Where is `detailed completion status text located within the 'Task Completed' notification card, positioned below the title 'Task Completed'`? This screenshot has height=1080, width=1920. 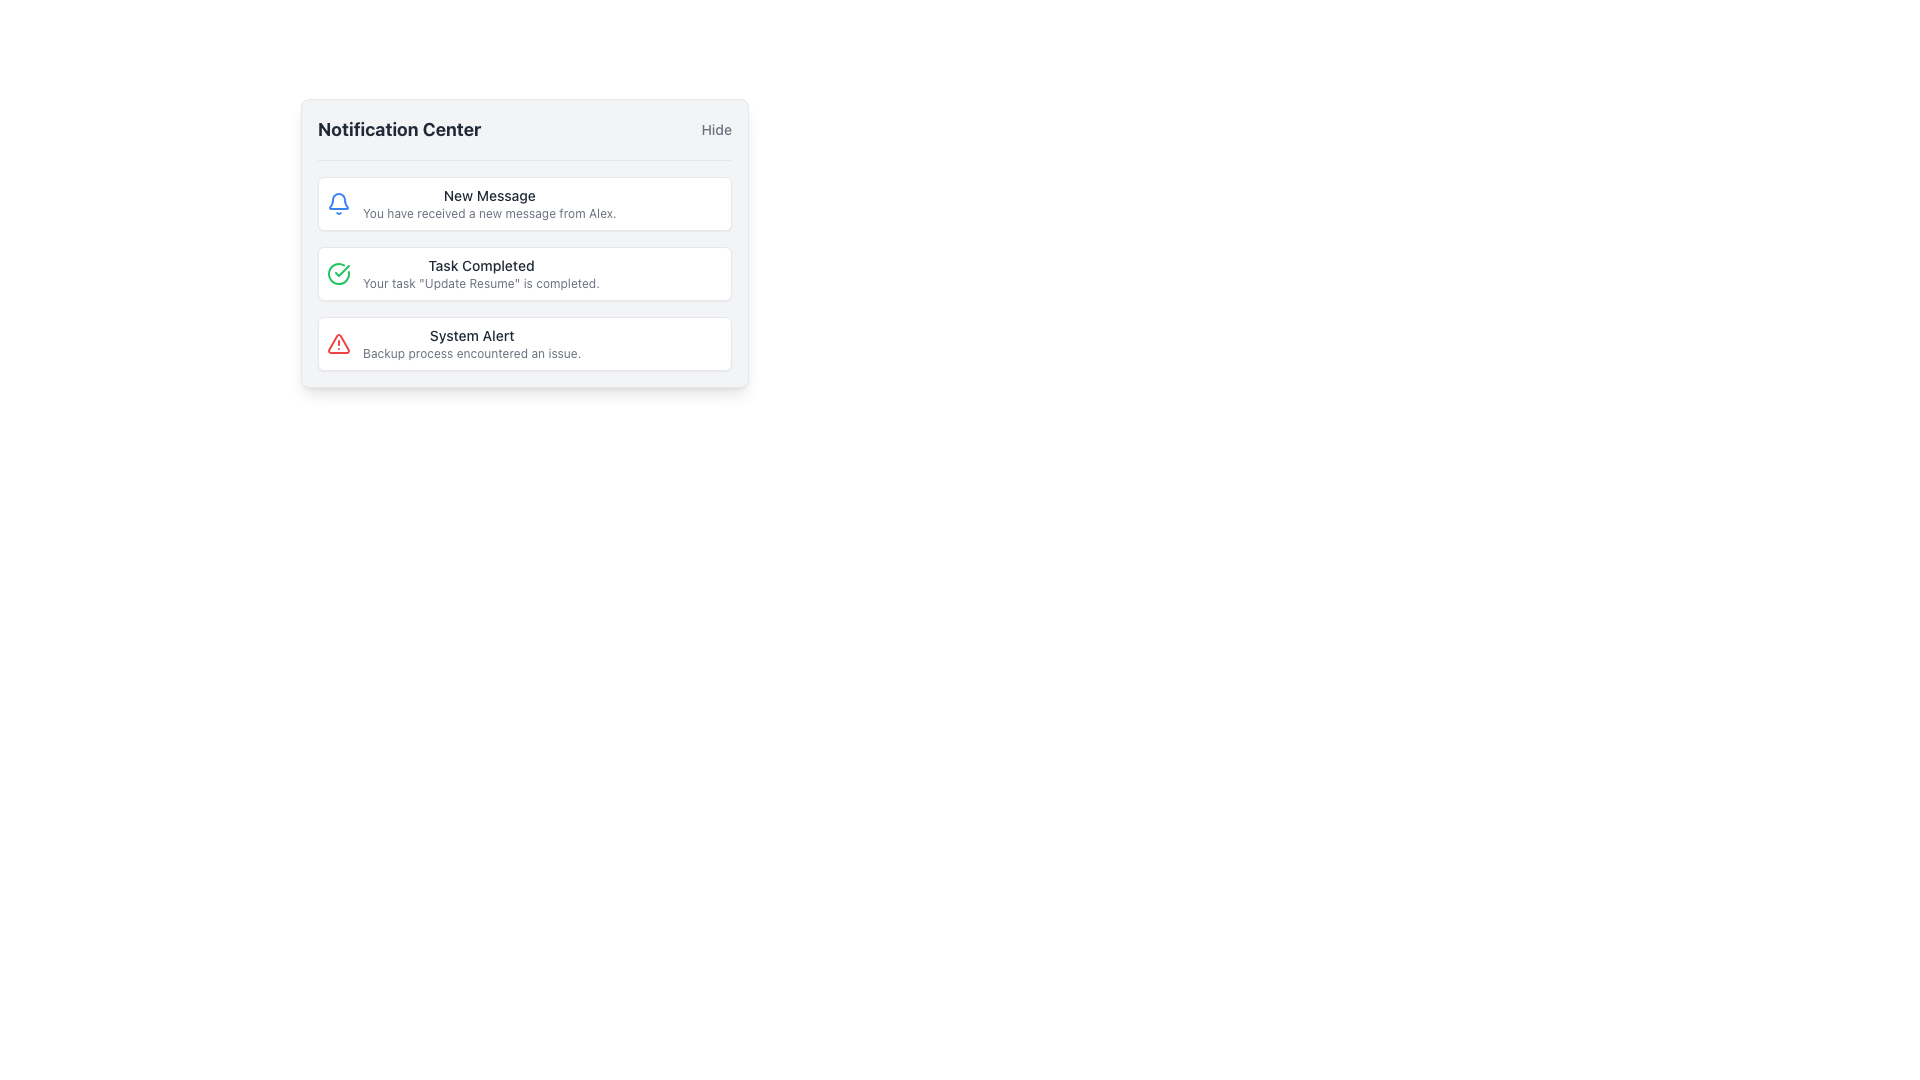
detailed completion status text located within the 'Task Completed' notification card, positioned below the title 'Task Completed' is located at coordinates (481, 284).